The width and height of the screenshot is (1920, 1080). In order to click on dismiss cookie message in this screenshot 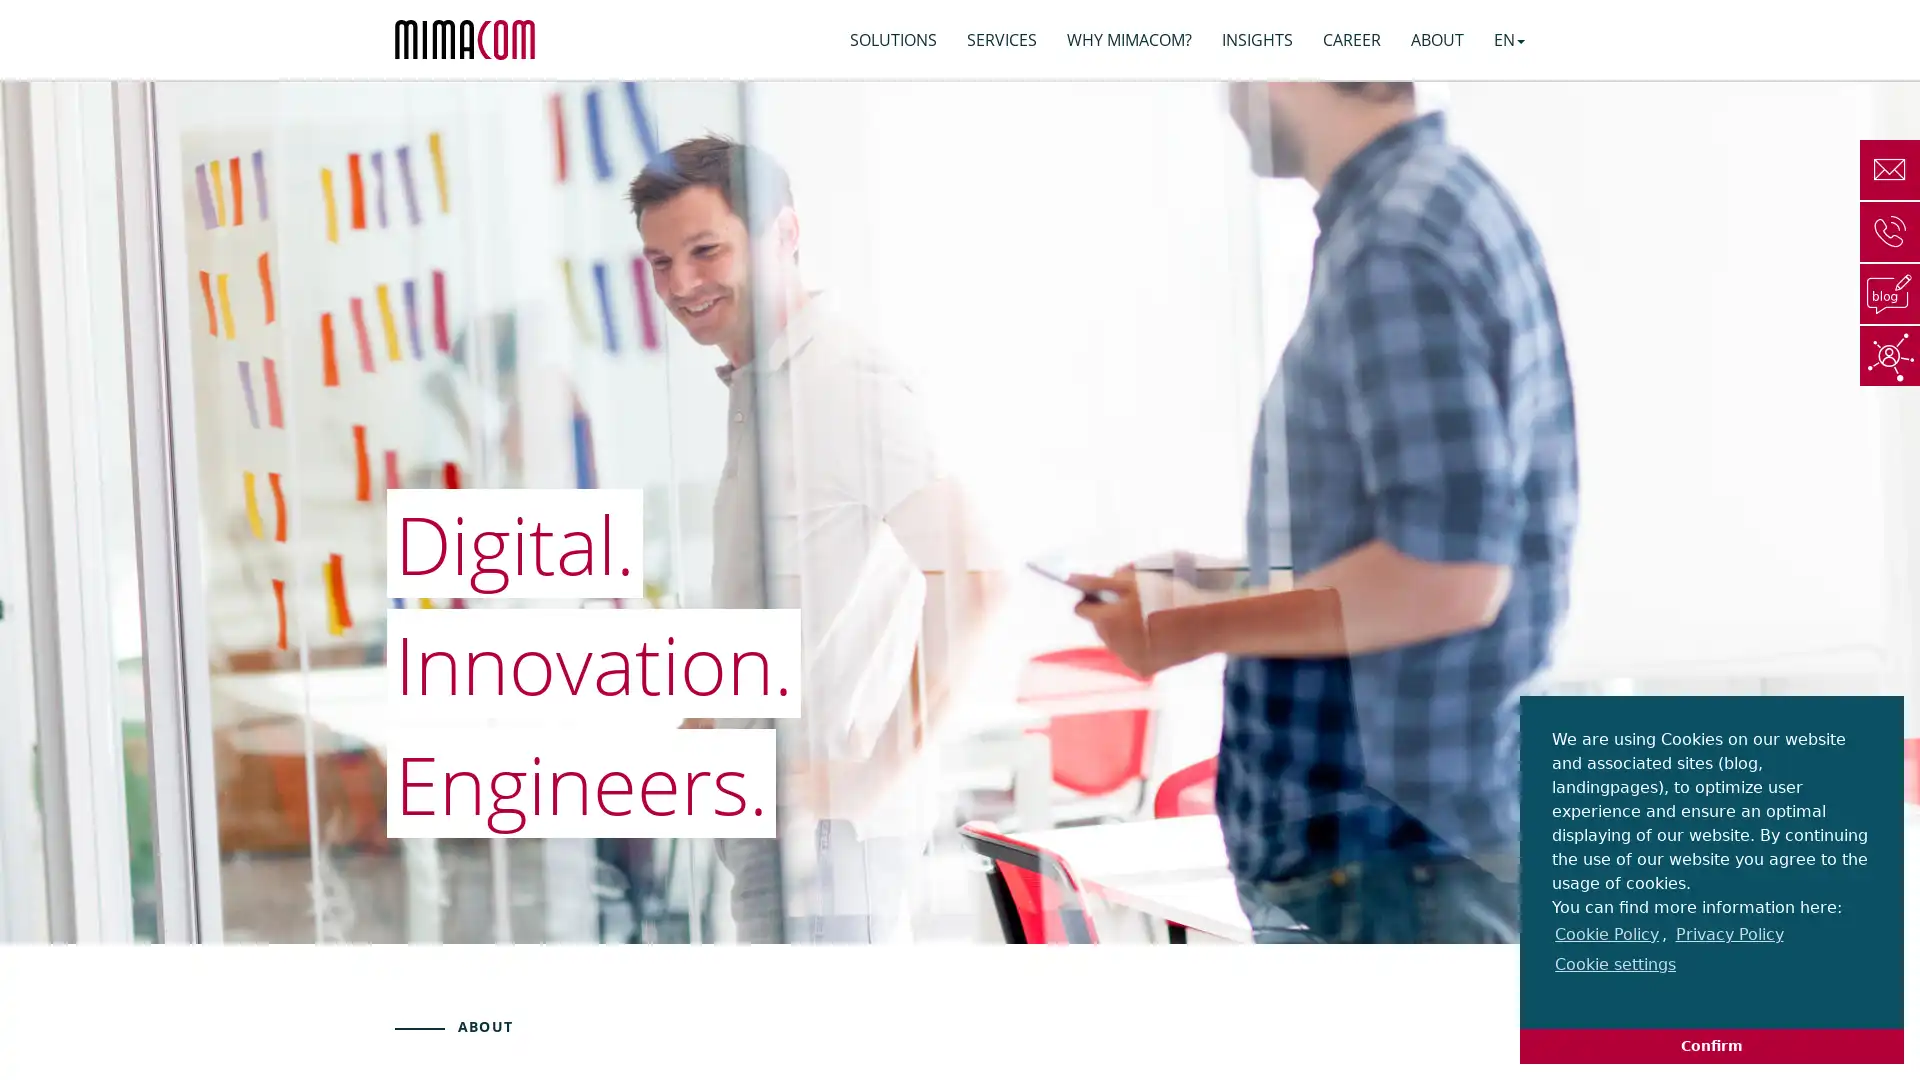, I will do `click(1711, 1044)`.